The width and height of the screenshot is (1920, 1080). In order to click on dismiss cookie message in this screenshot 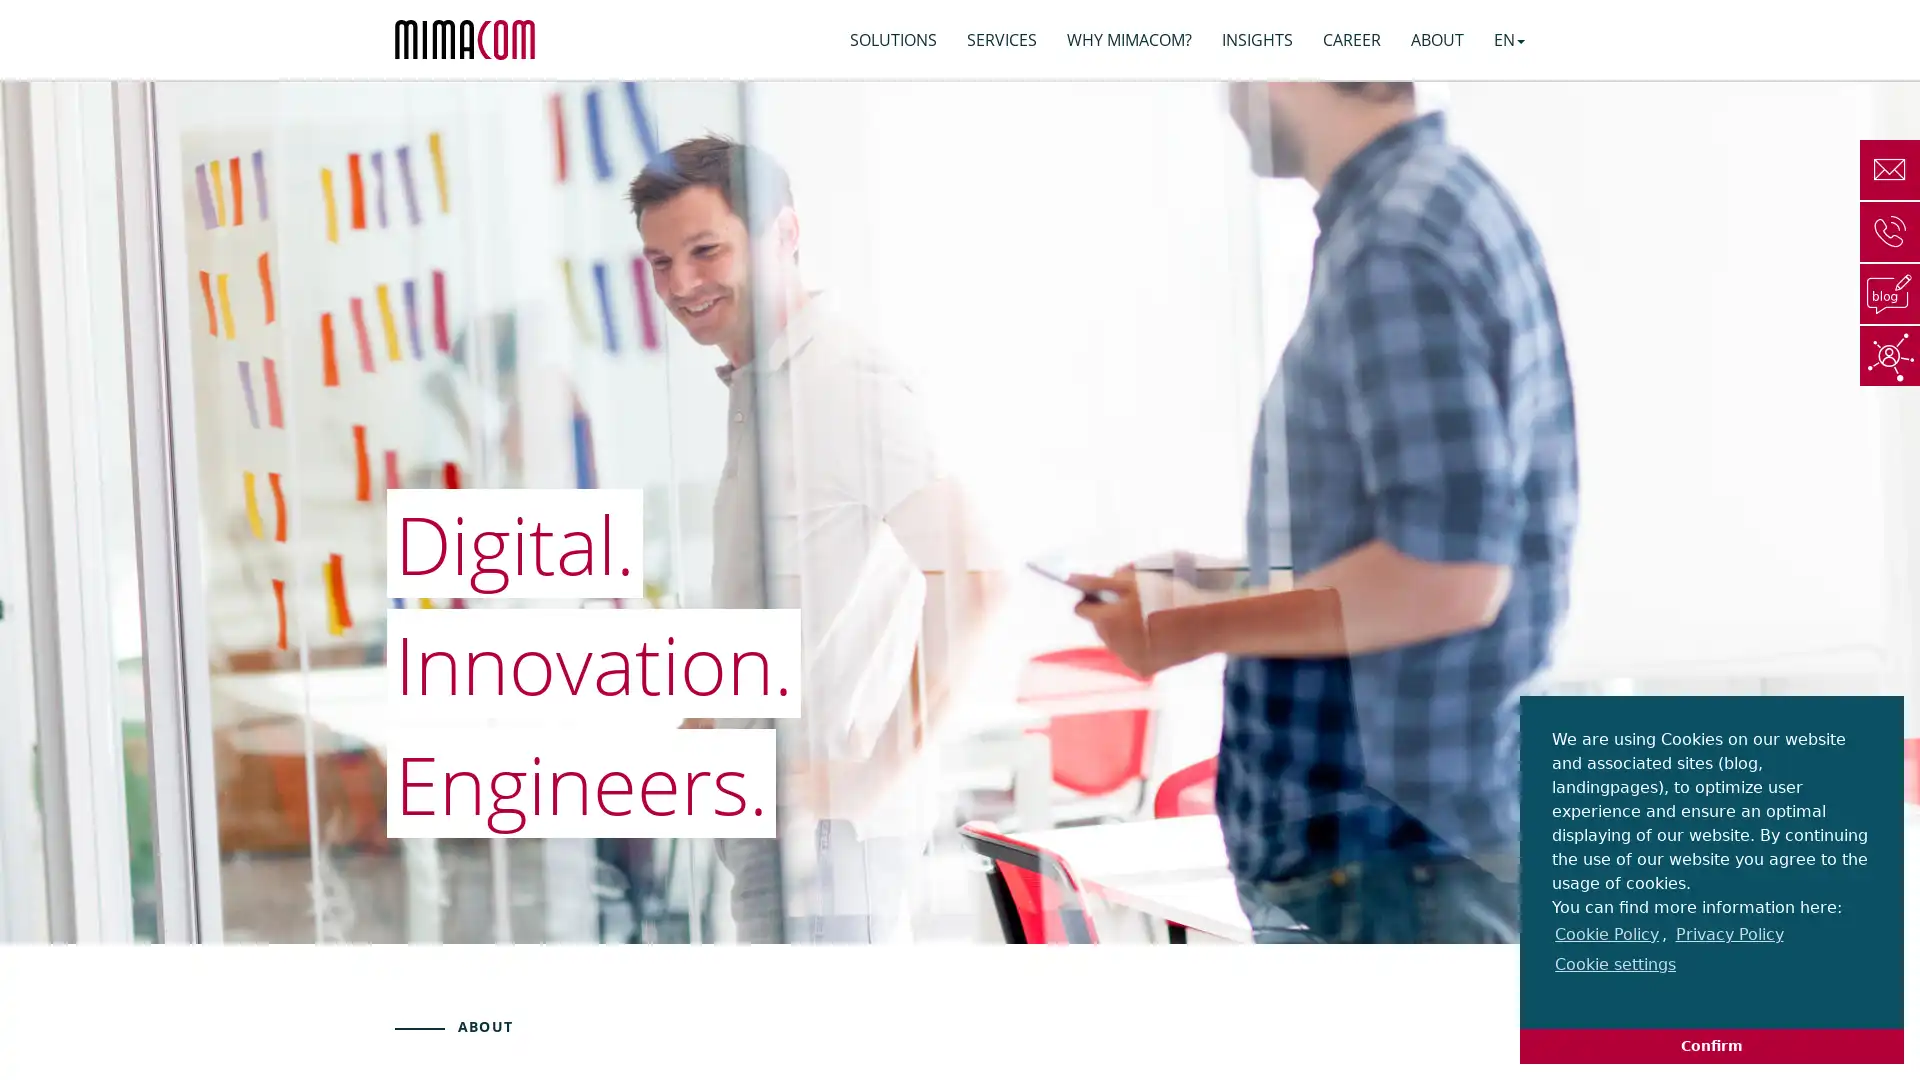, I will do `click(1711, 1044)`.